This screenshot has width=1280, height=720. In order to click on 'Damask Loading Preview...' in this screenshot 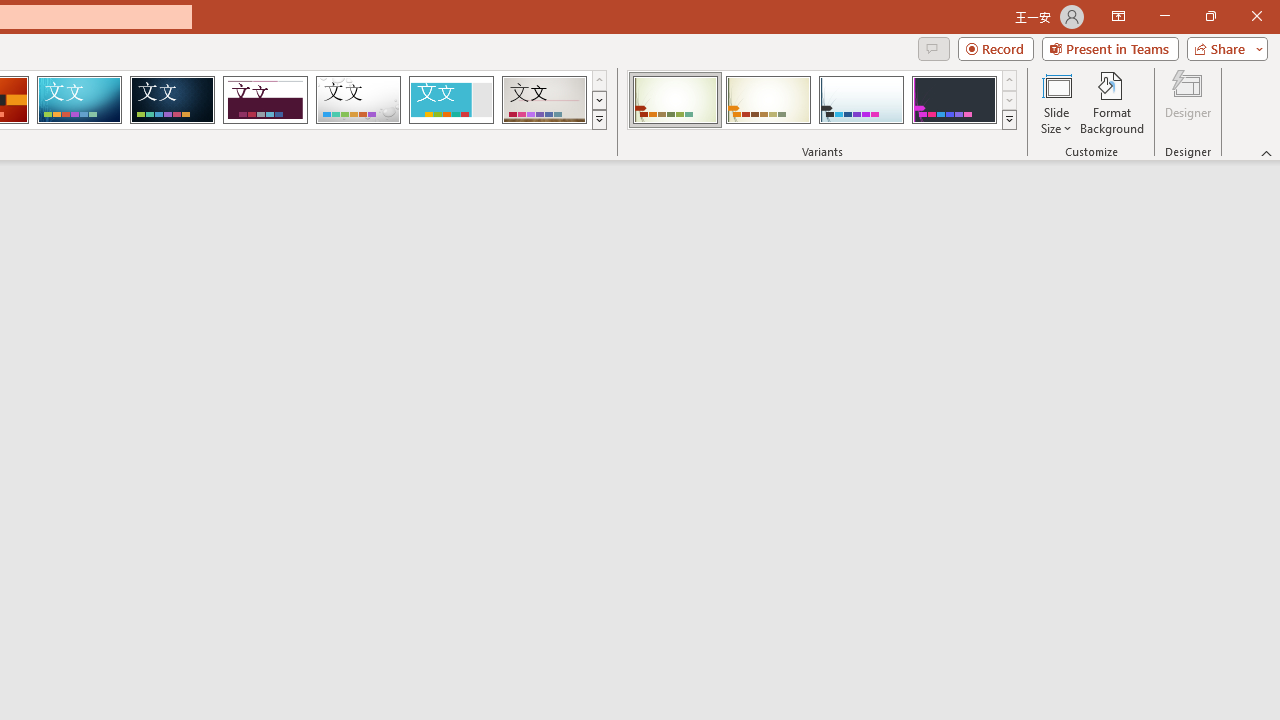, I will do `click(172, 100)`.